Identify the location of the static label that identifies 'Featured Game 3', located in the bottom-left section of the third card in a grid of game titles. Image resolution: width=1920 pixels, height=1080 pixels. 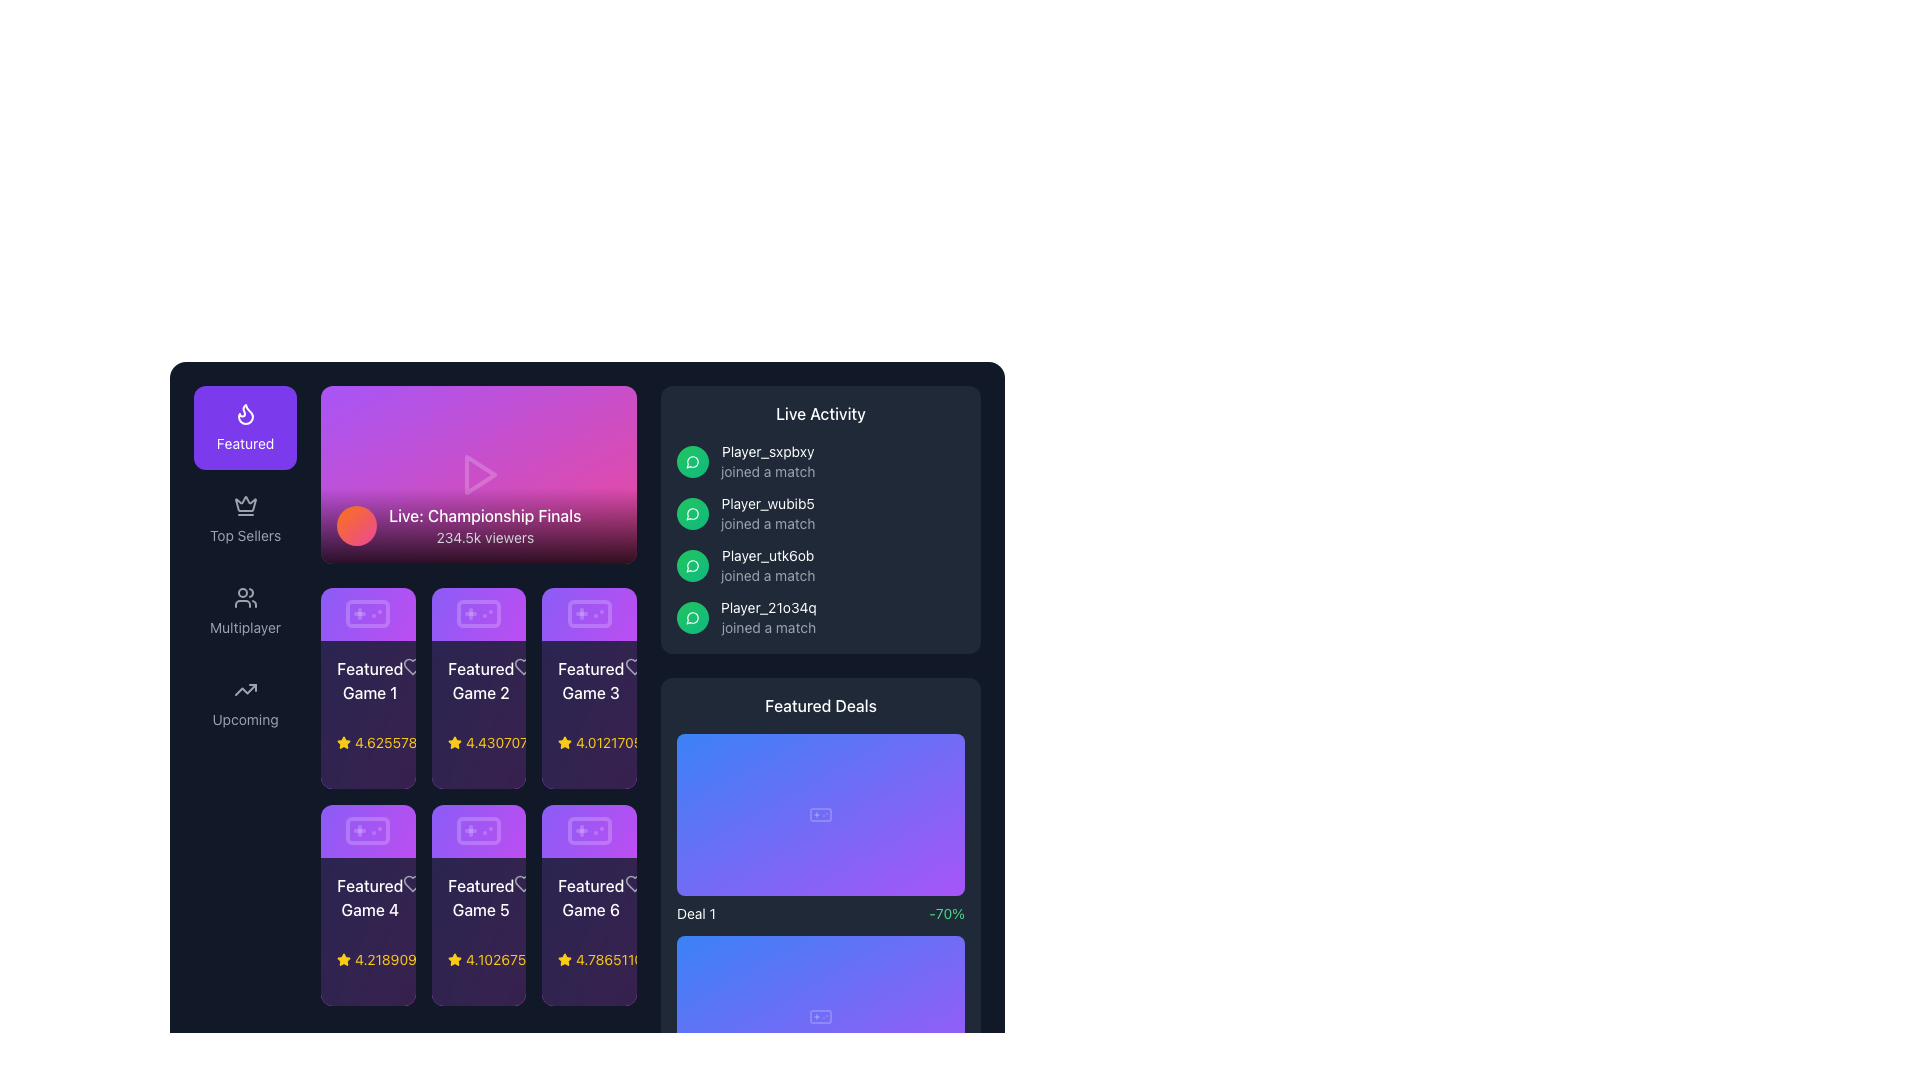
(590, 679).